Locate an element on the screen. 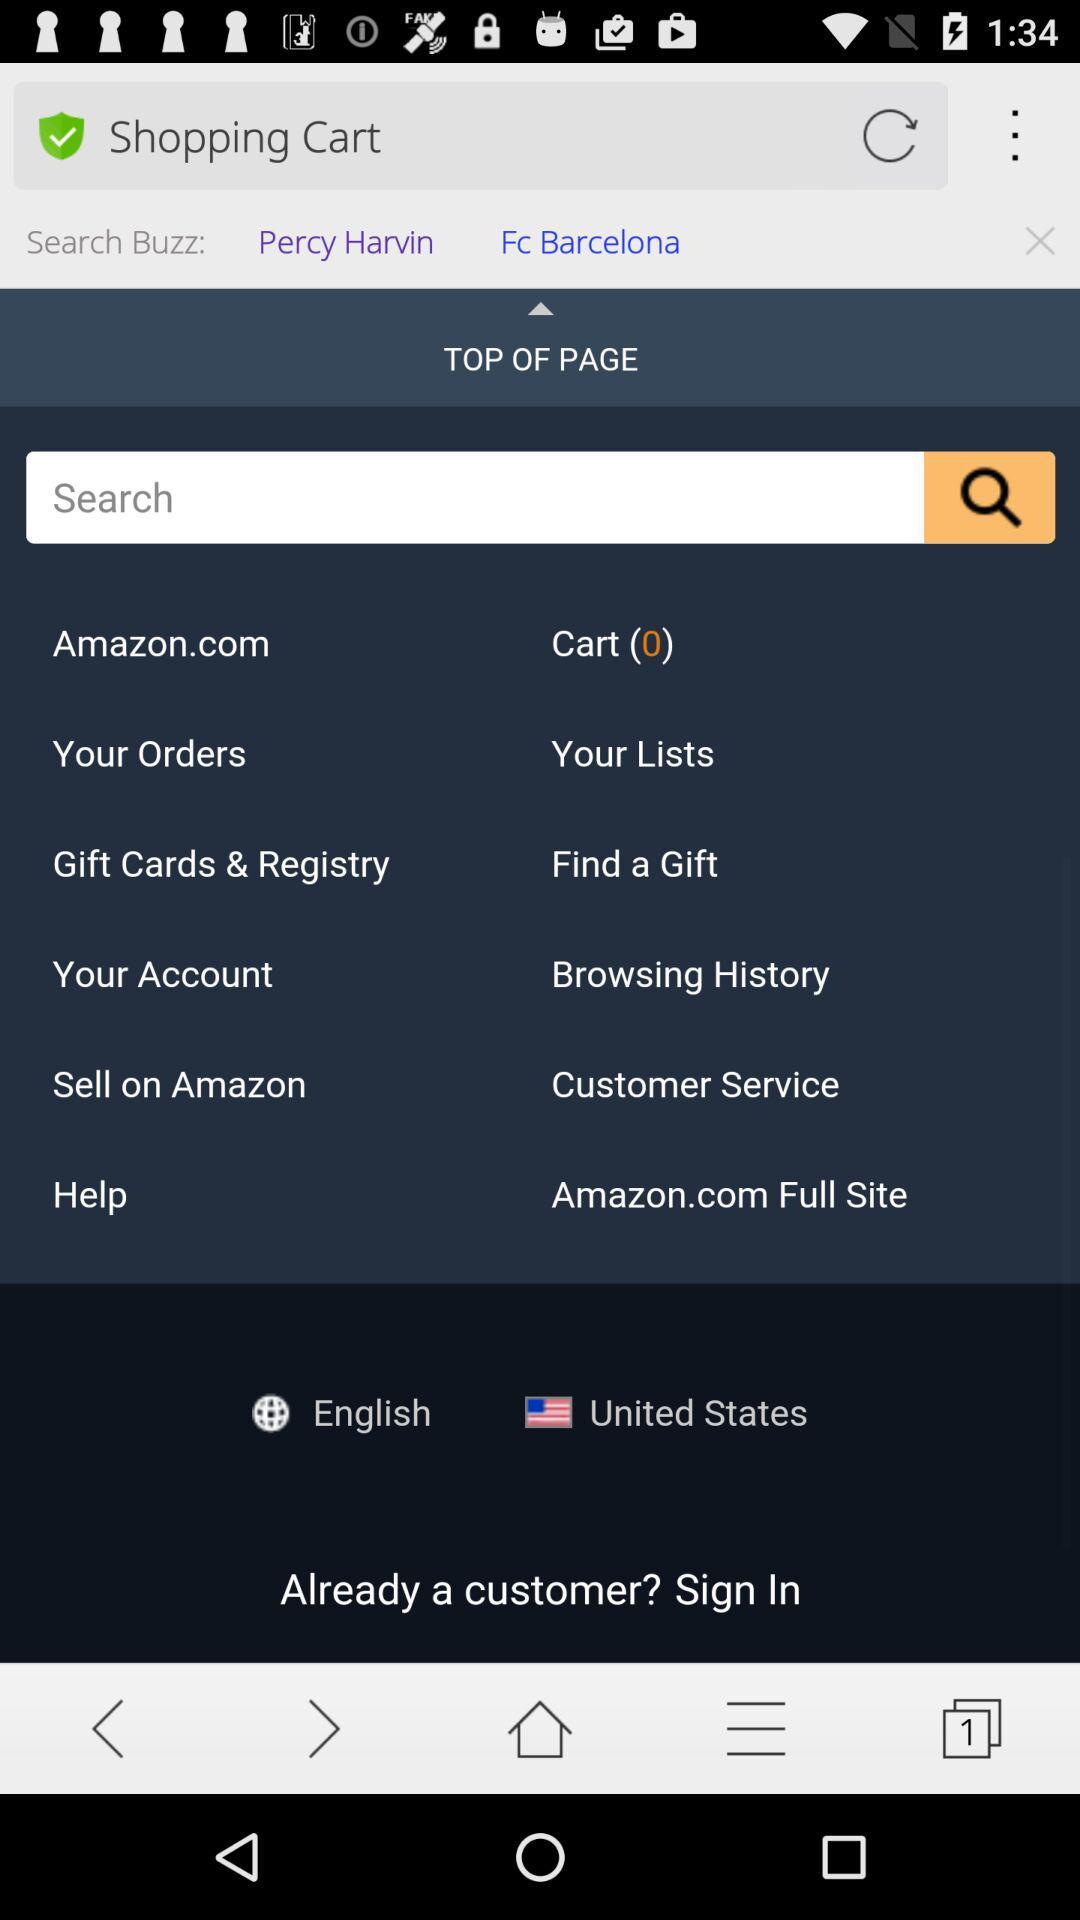  show listings is located at coordinates (756, 1727).